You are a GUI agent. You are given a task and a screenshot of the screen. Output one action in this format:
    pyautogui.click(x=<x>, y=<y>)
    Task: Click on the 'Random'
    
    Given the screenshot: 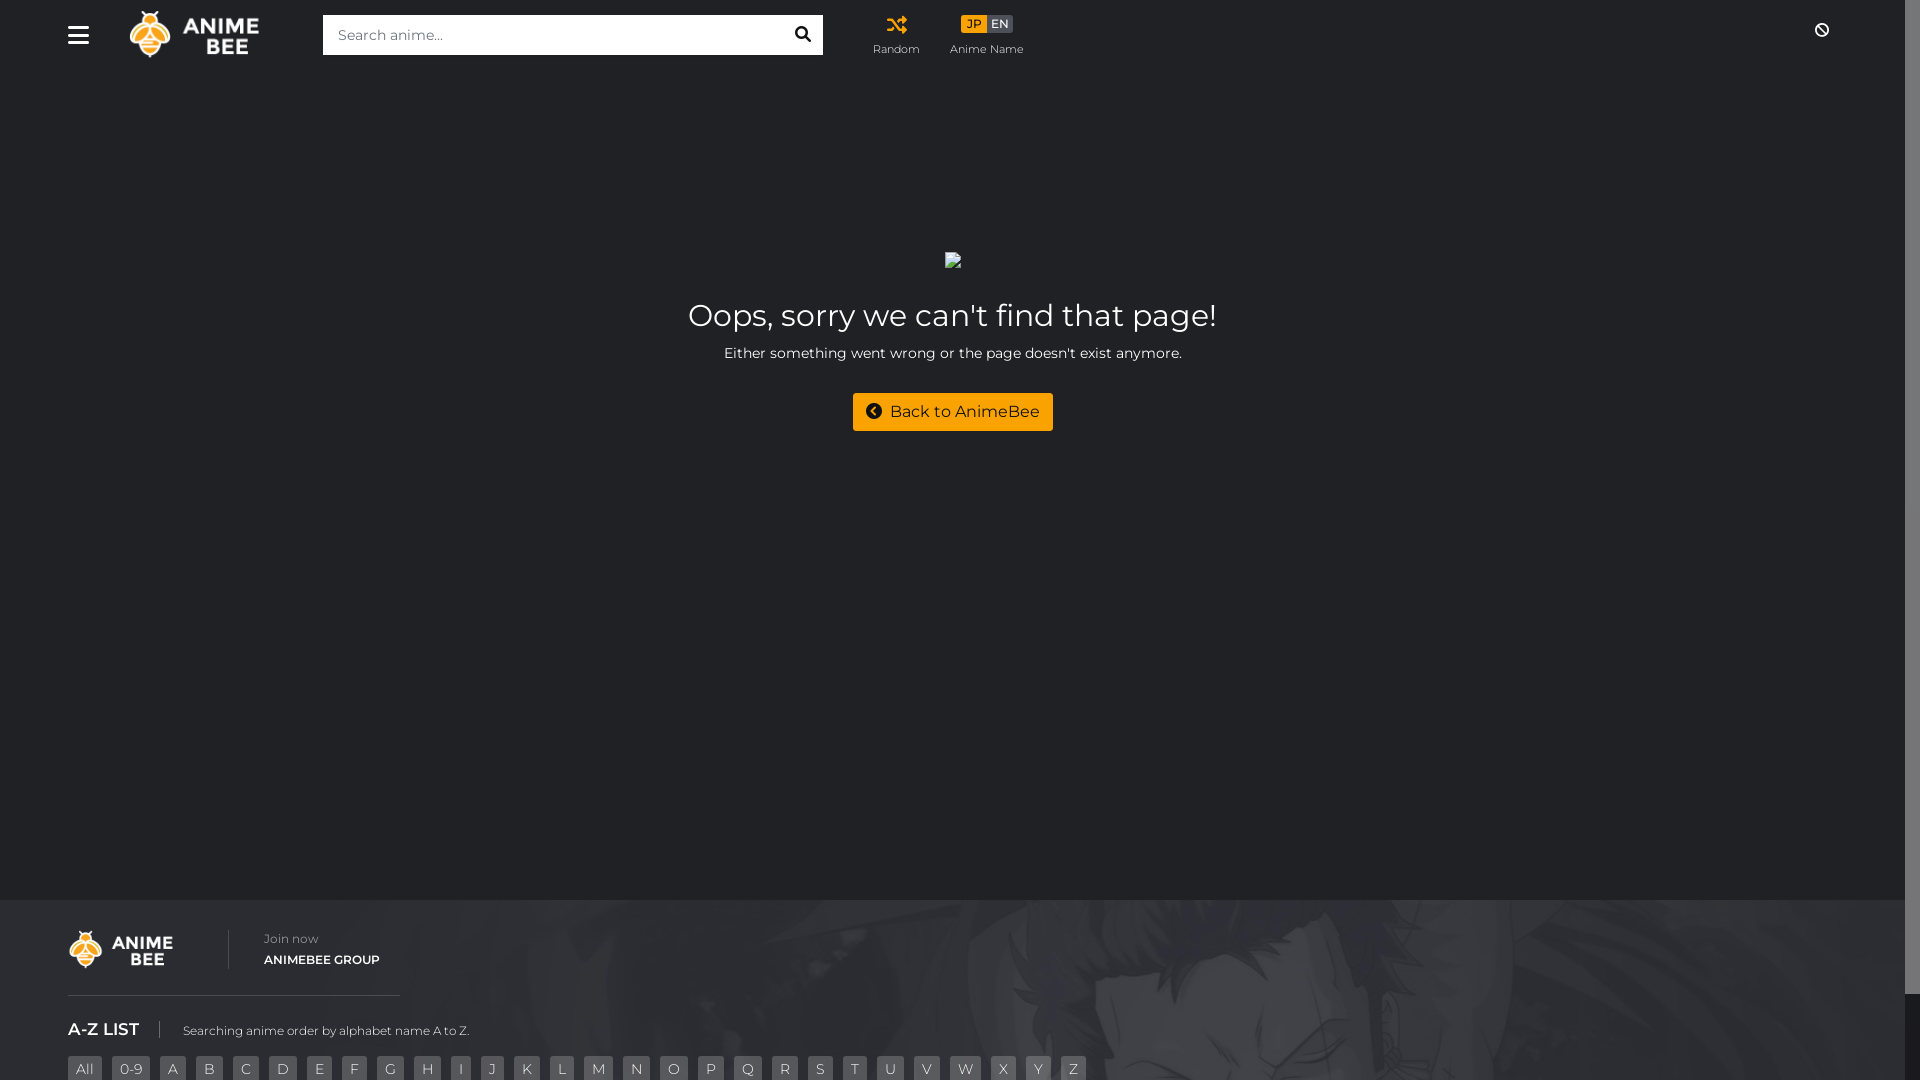 What is the action you would take?
    pyautogui.click(x=873, y=34)
    